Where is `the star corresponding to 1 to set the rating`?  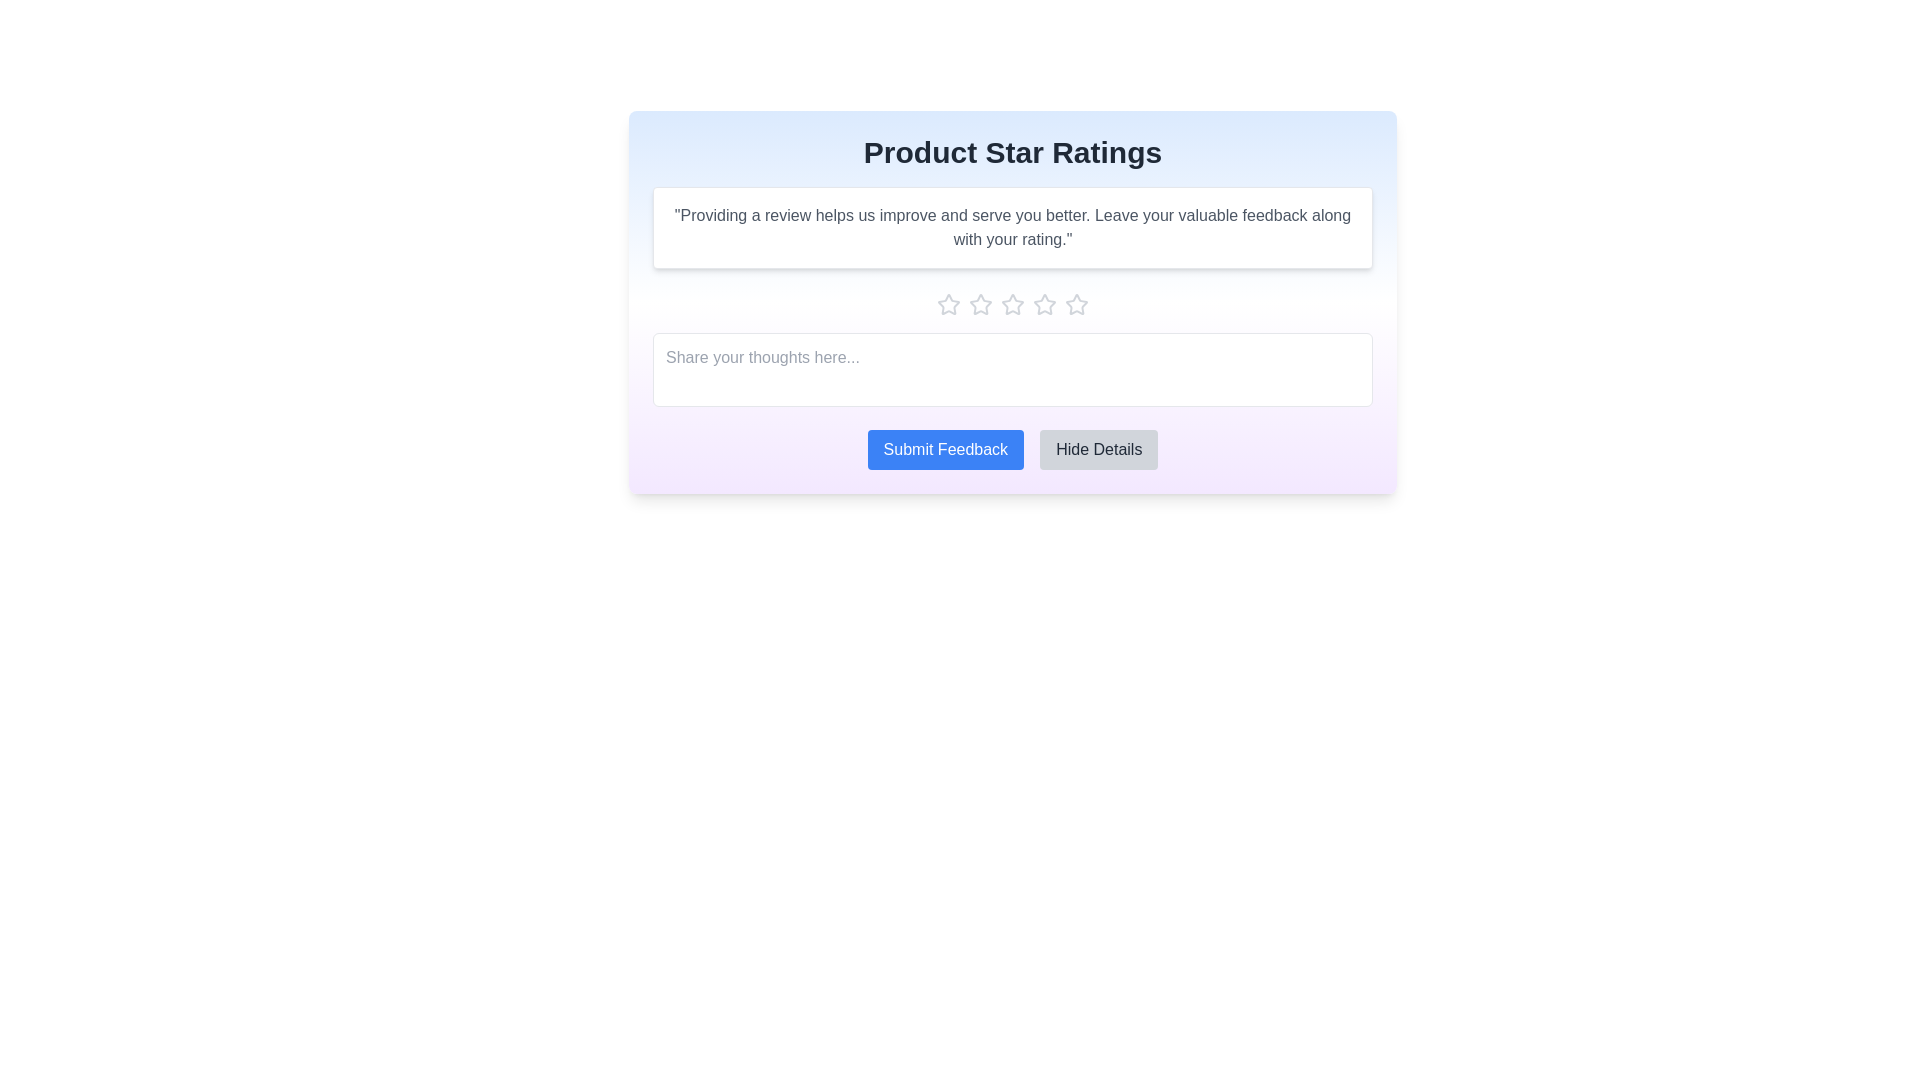 the star corresponding to 1 to set the rating is located at coordinates (948, 304).